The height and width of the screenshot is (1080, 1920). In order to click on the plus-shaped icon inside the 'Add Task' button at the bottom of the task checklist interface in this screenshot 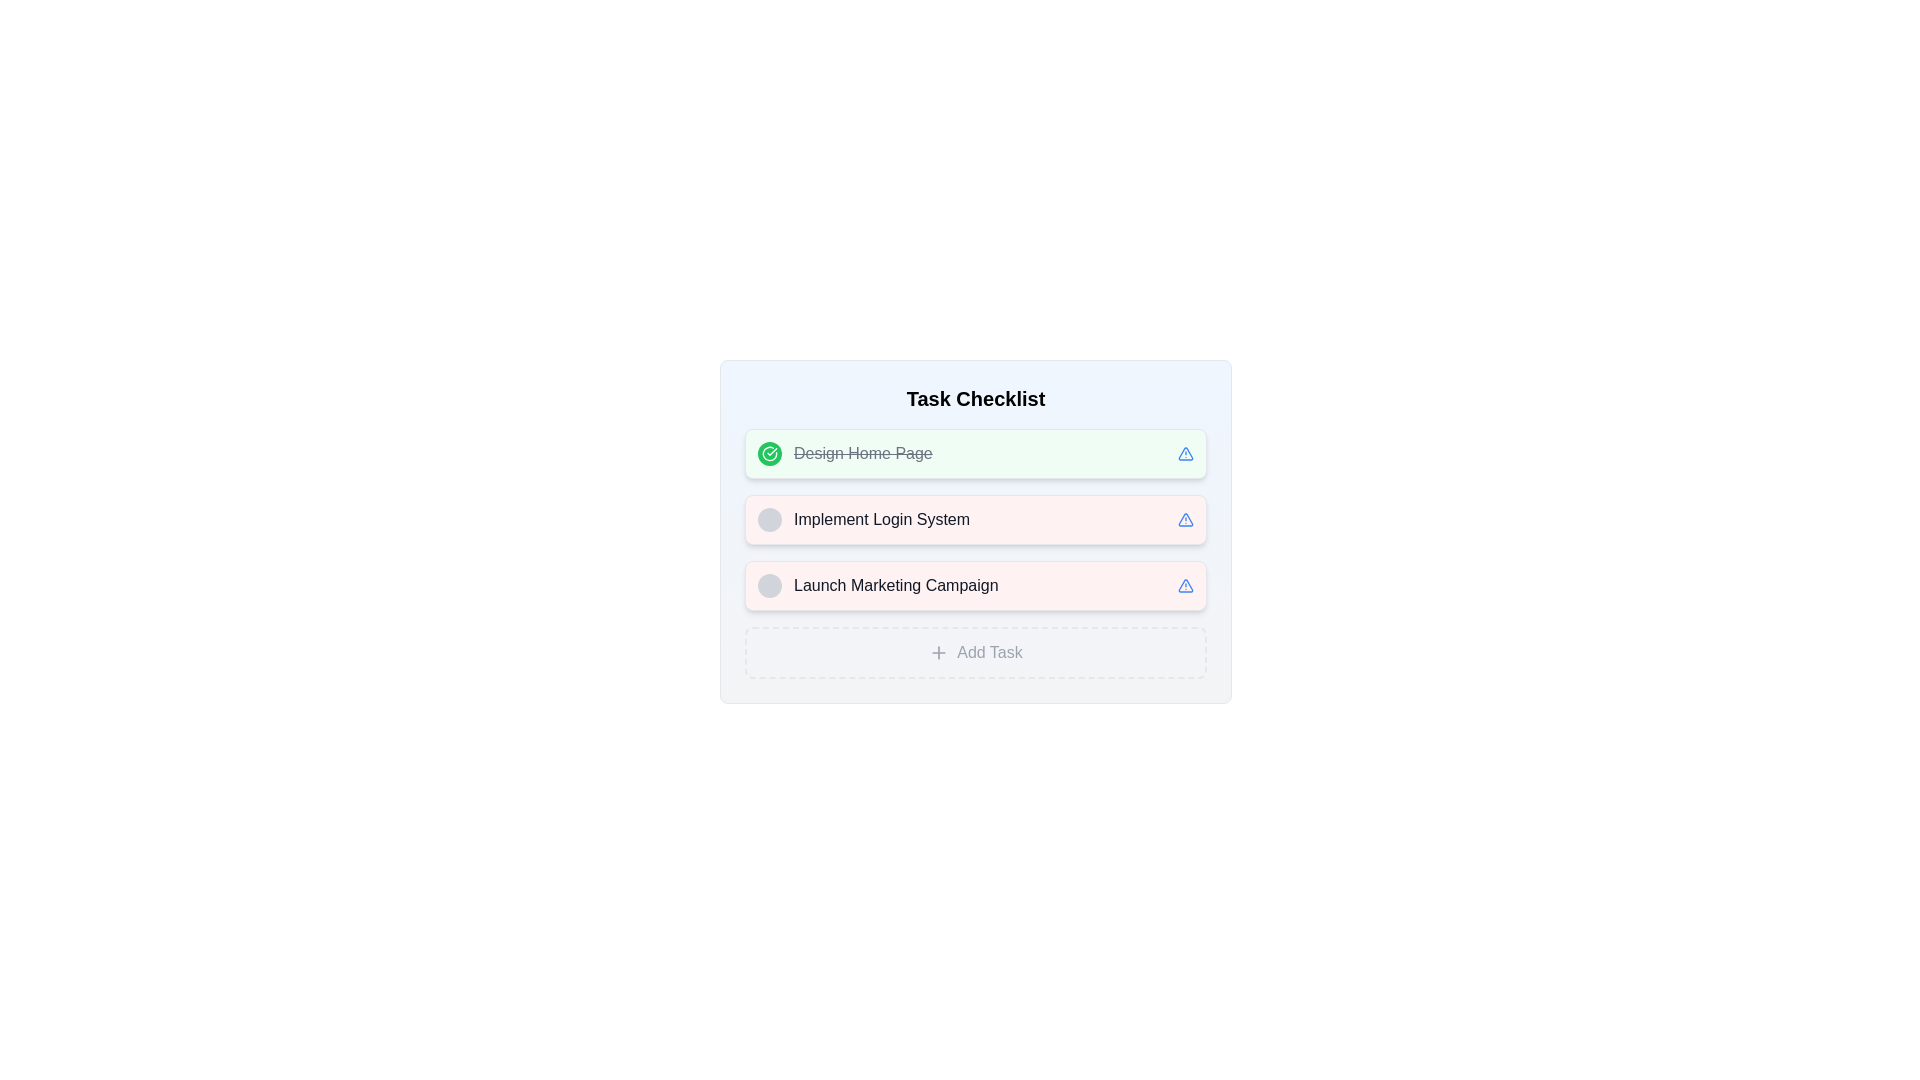, I will do `click(938, 652)`.